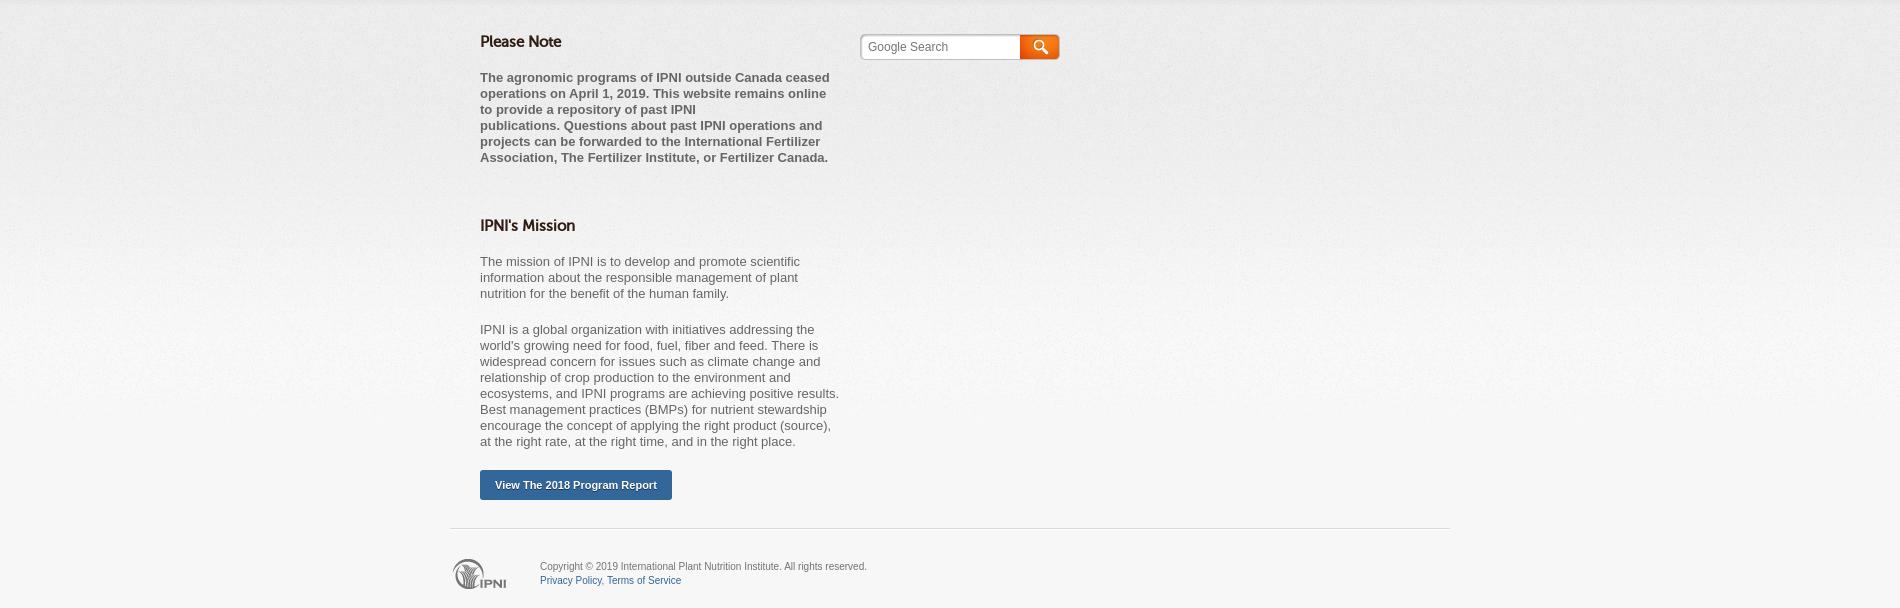 The height and width of the screenshot is (608, 1900). Describe the element at coordinates (603, 579) in the screenshot. I see `','` at that location.